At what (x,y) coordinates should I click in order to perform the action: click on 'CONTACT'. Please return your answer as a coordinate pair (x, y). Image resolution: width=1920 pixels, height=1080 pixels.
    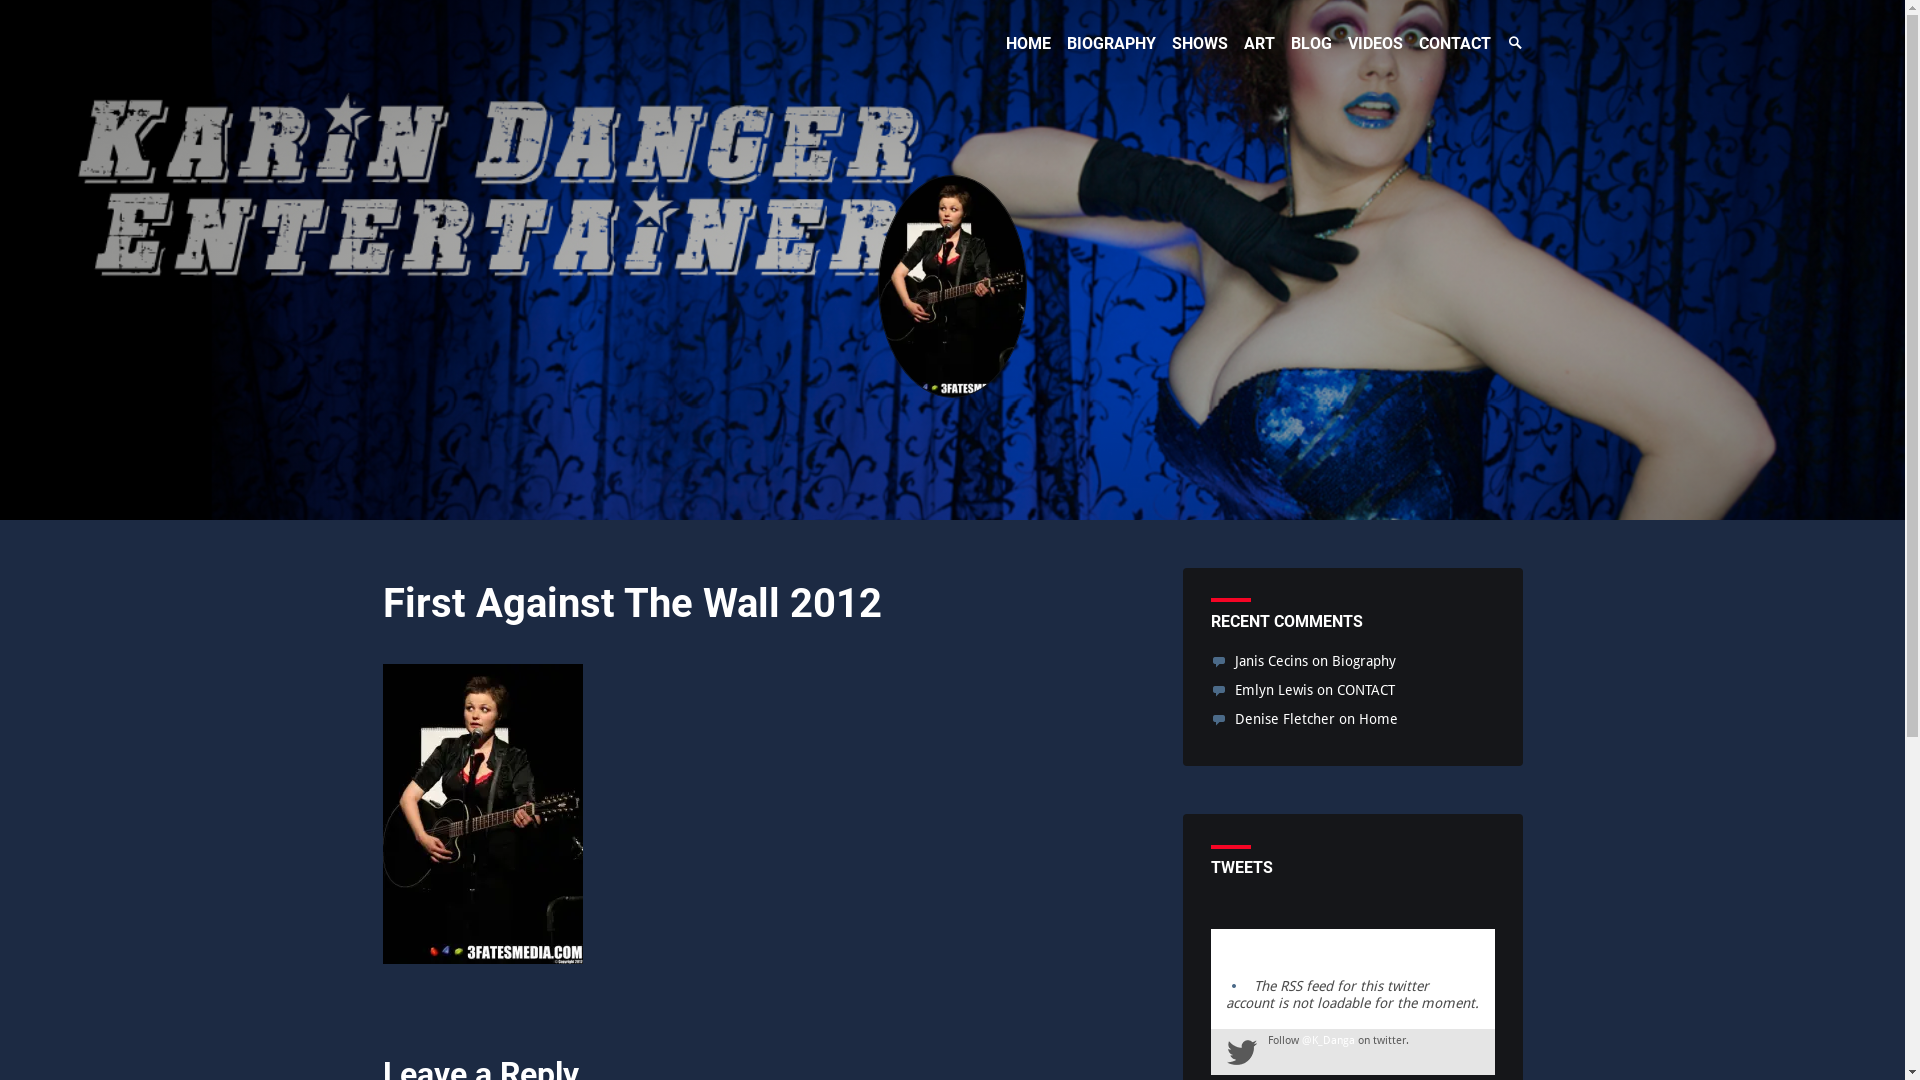
    Looking at the image, I should click on (1363, 689).